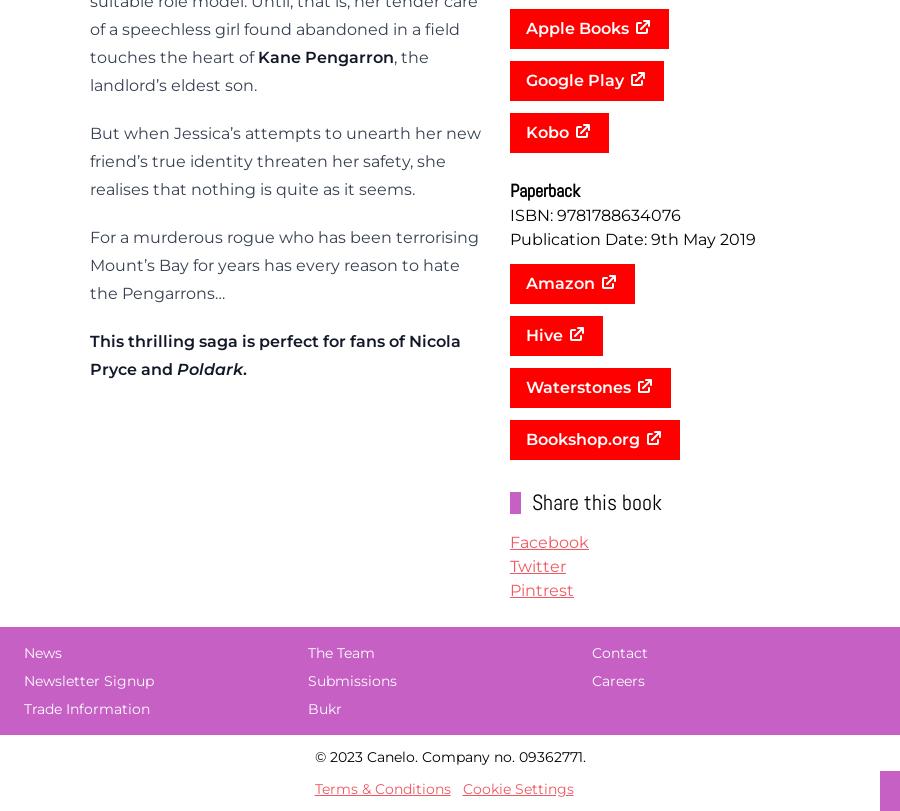 The image size is (900, 811). Describe the element at coordinates (89, 354) in the screenshot. I see `'This thrilling saga is perfect for fans of Nicola Pryce and'` at that location.